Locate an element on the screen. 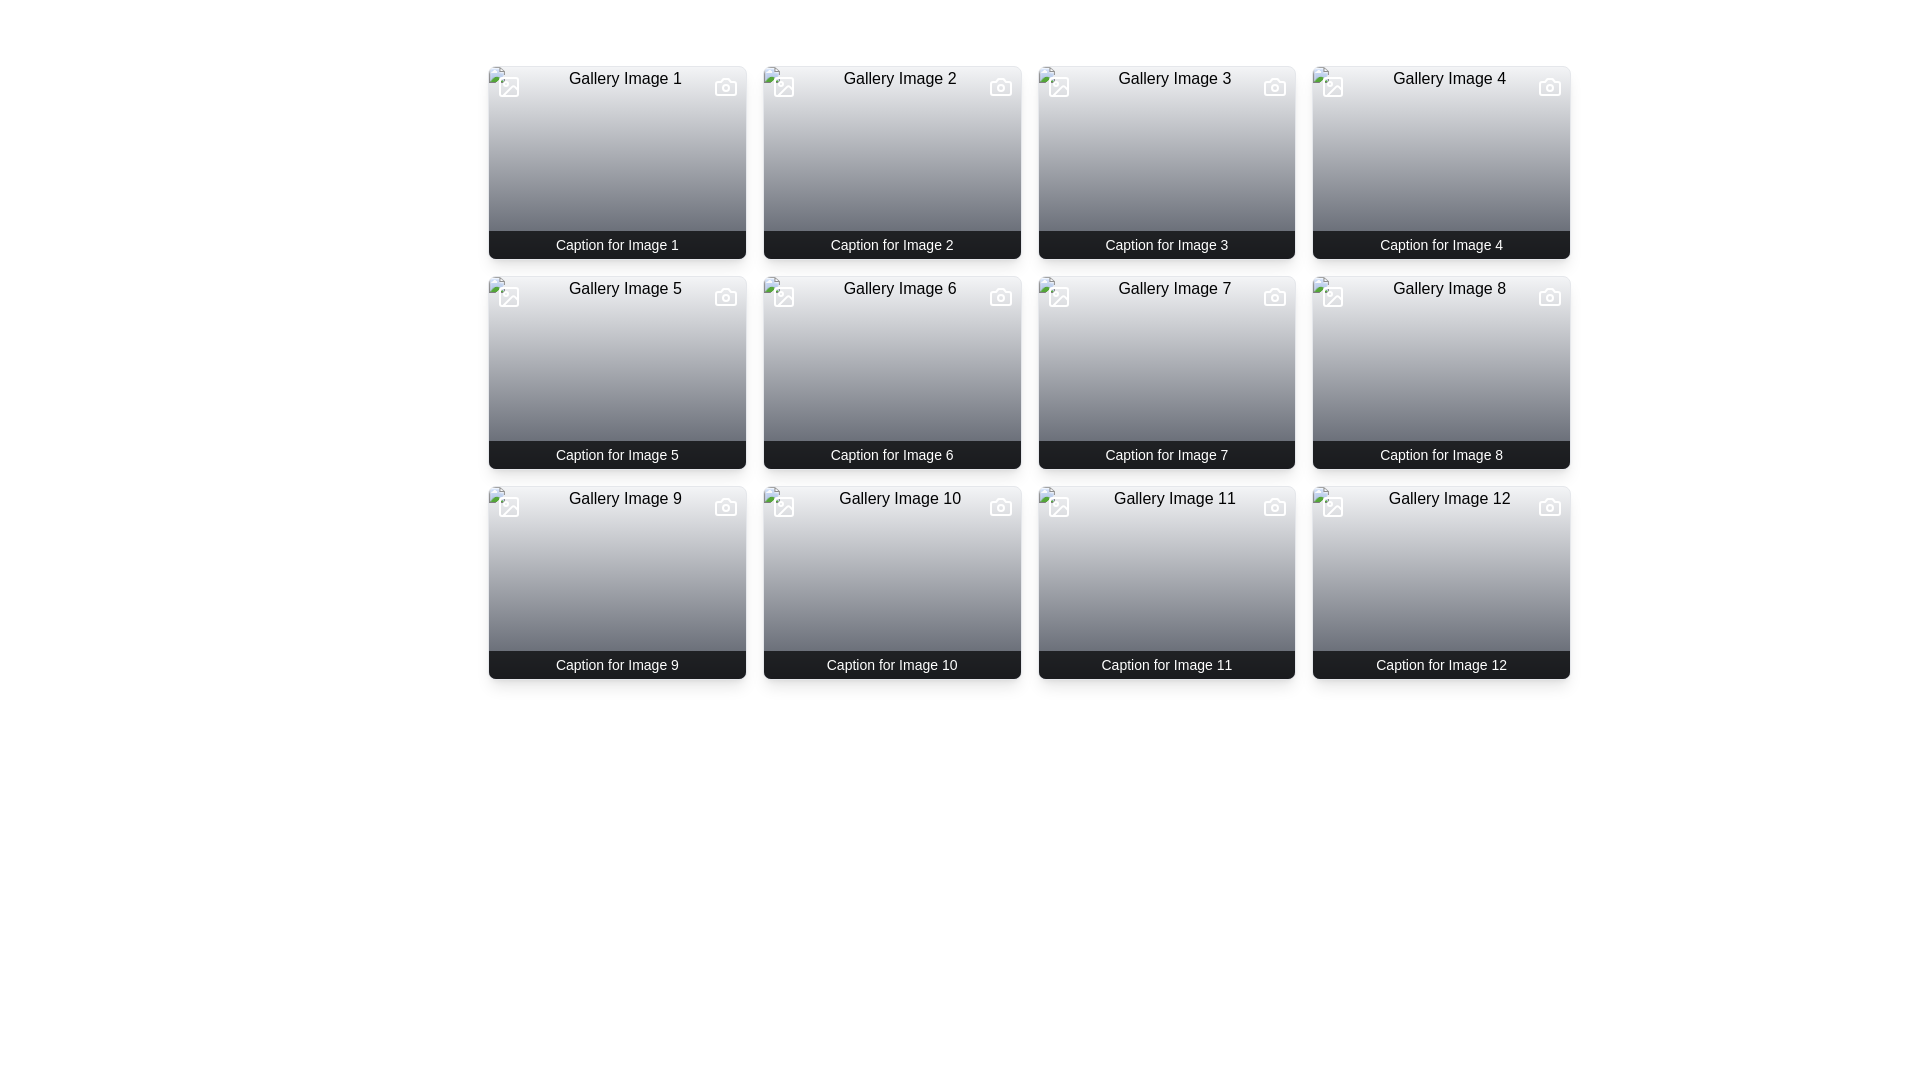 This screenshot has width=1920, height=1080. the decorative shape (SVG rectangle) located in the top-left corner of the 'Gallery Image 7' card, which has slightly rounded corners is located at coordinates (1057, 297).